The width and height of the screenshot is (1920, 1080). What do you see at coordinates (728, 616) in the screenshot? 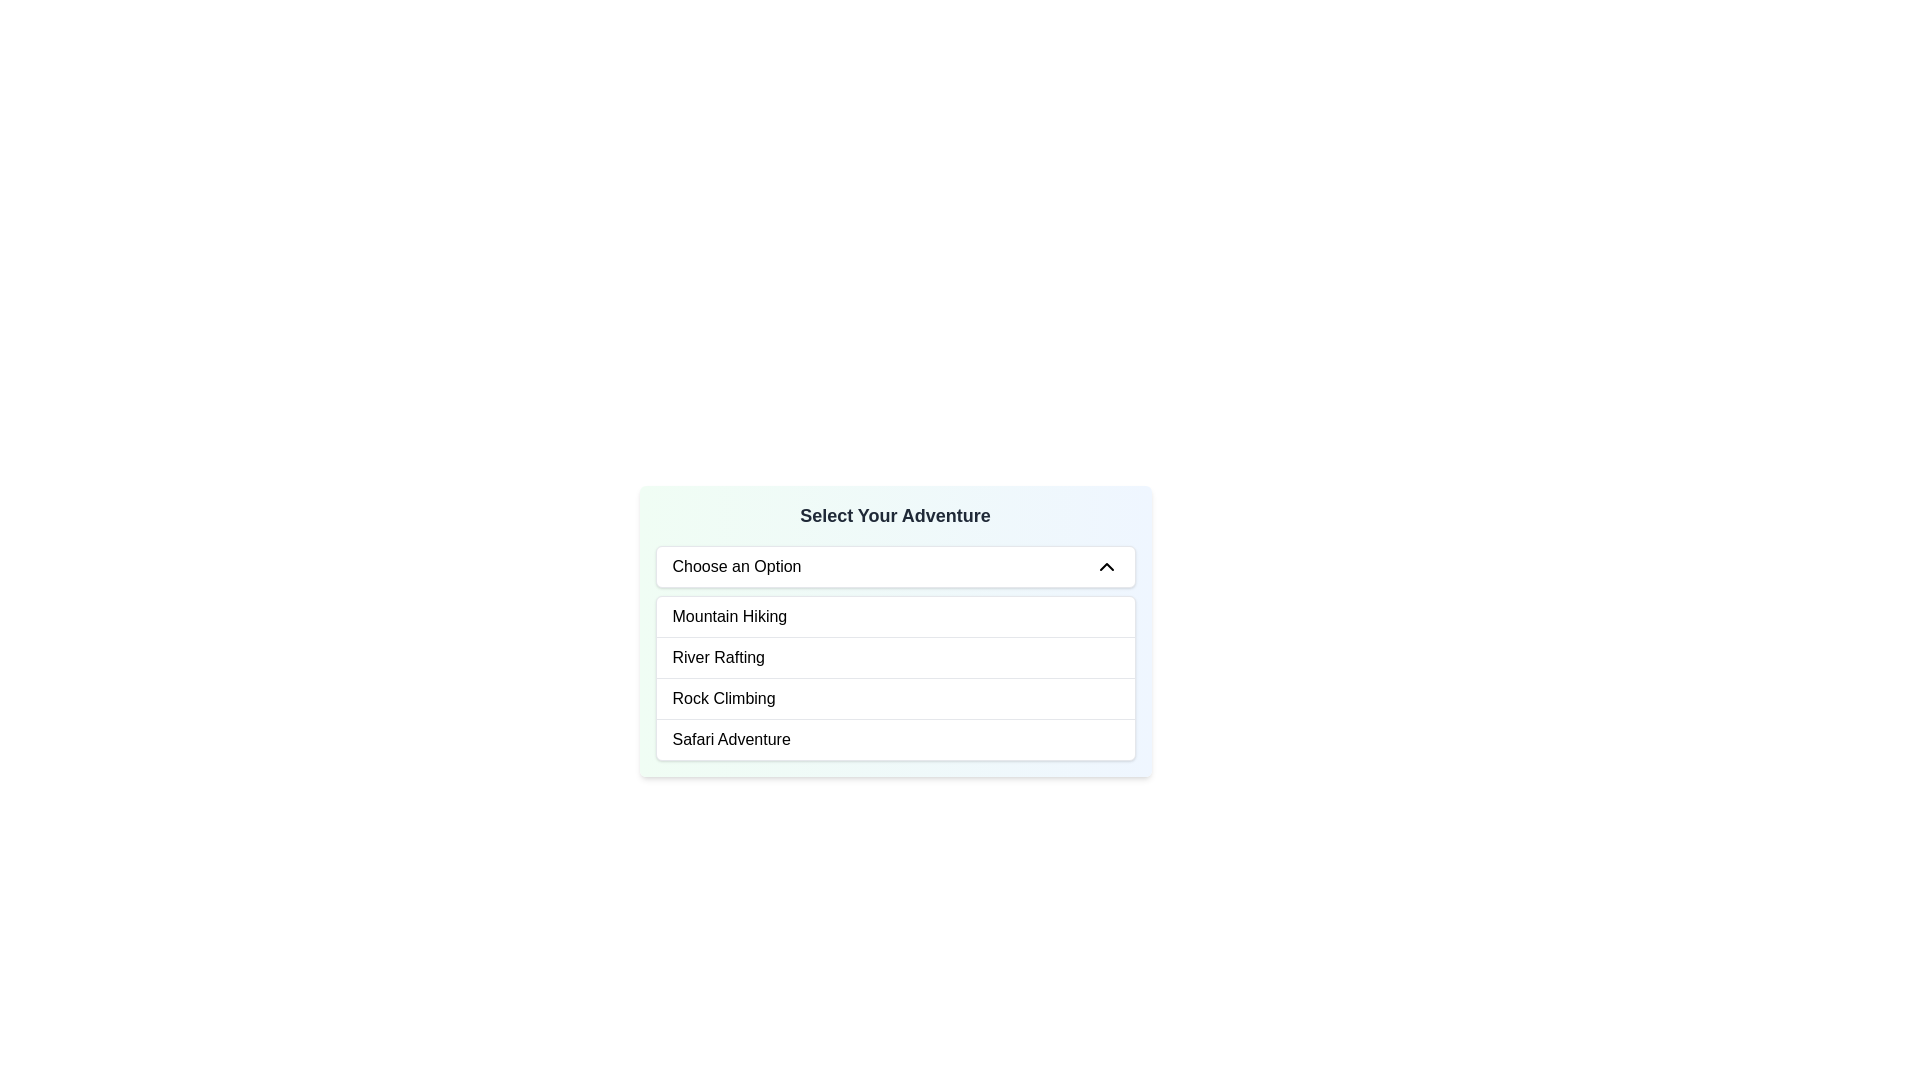
I see `the 'Mountain Hiking' text label in the adventure options menu` at bounding box center [728, 616].